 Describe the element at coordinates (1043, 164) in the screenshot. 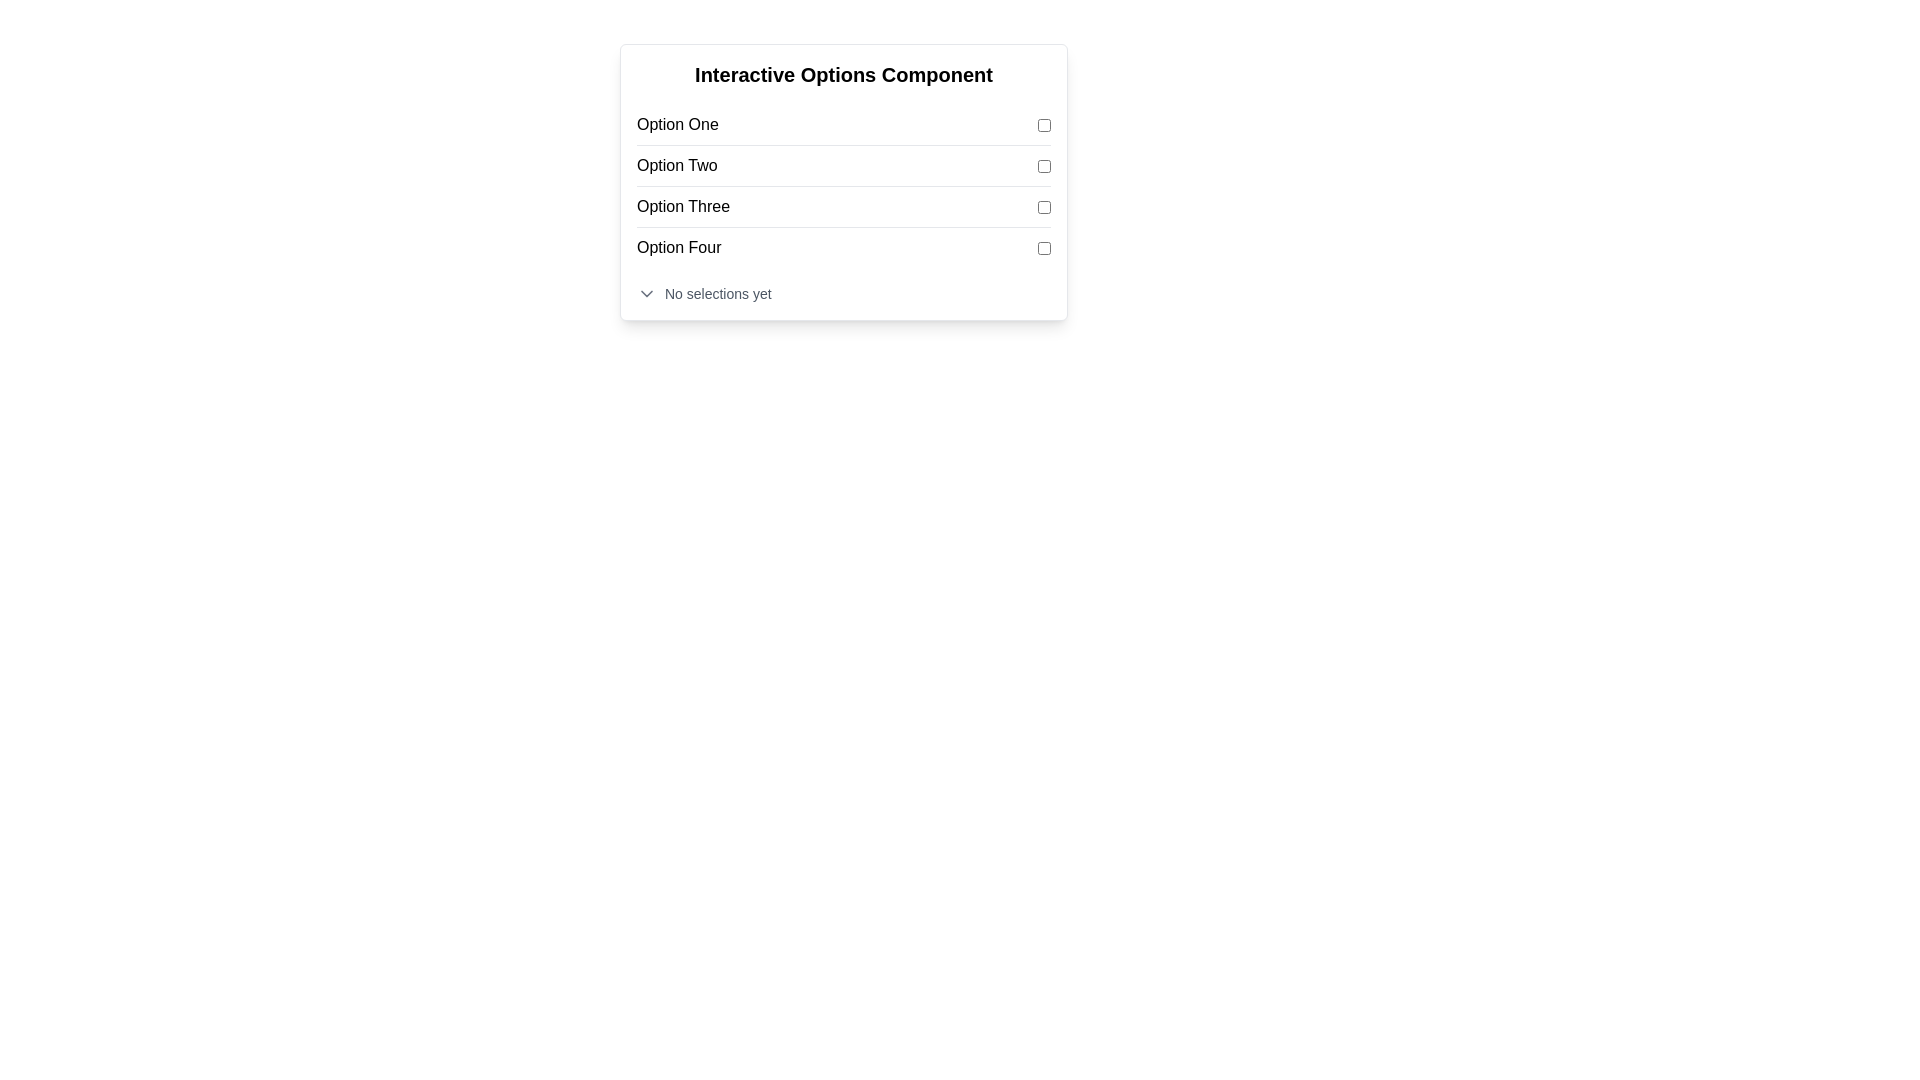

I see `the checkbox for 'Option Two'` at that location.